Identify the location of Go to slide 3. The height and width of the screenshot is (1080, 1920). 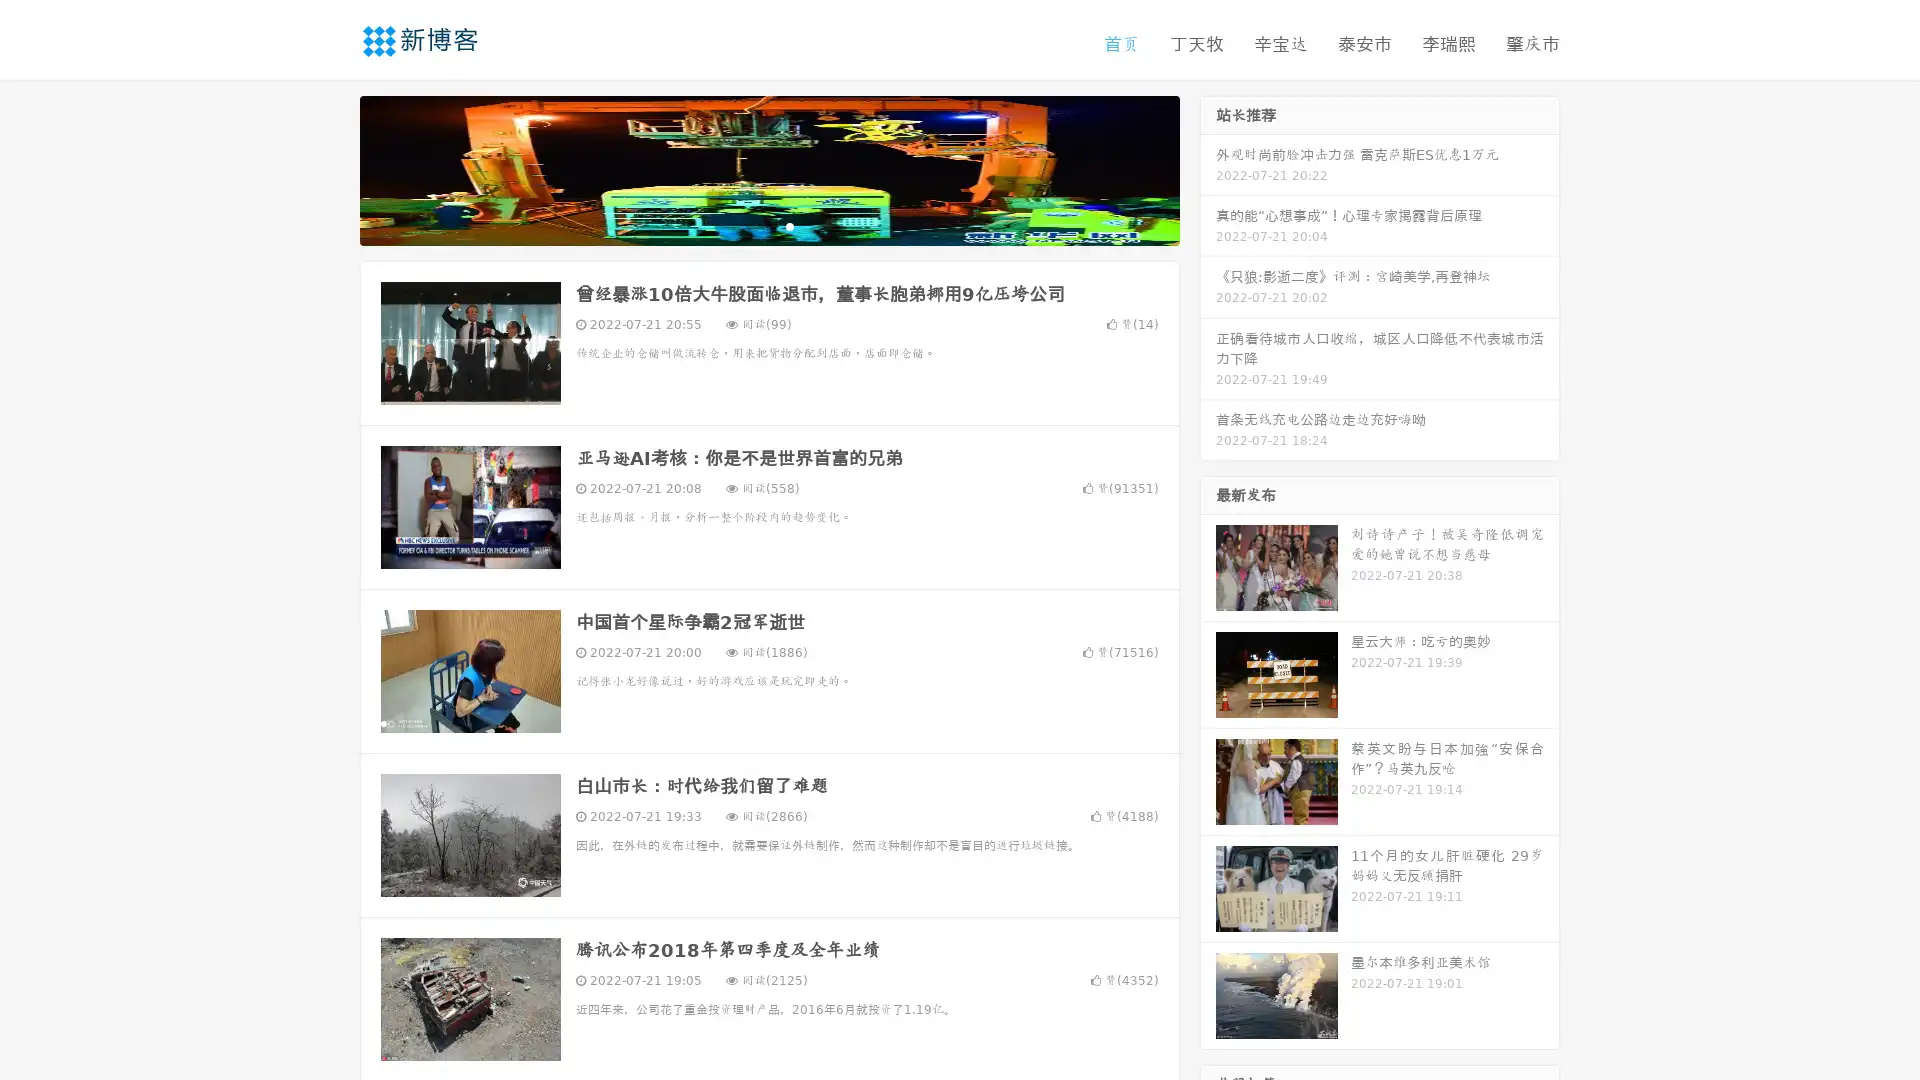
(789, 225).